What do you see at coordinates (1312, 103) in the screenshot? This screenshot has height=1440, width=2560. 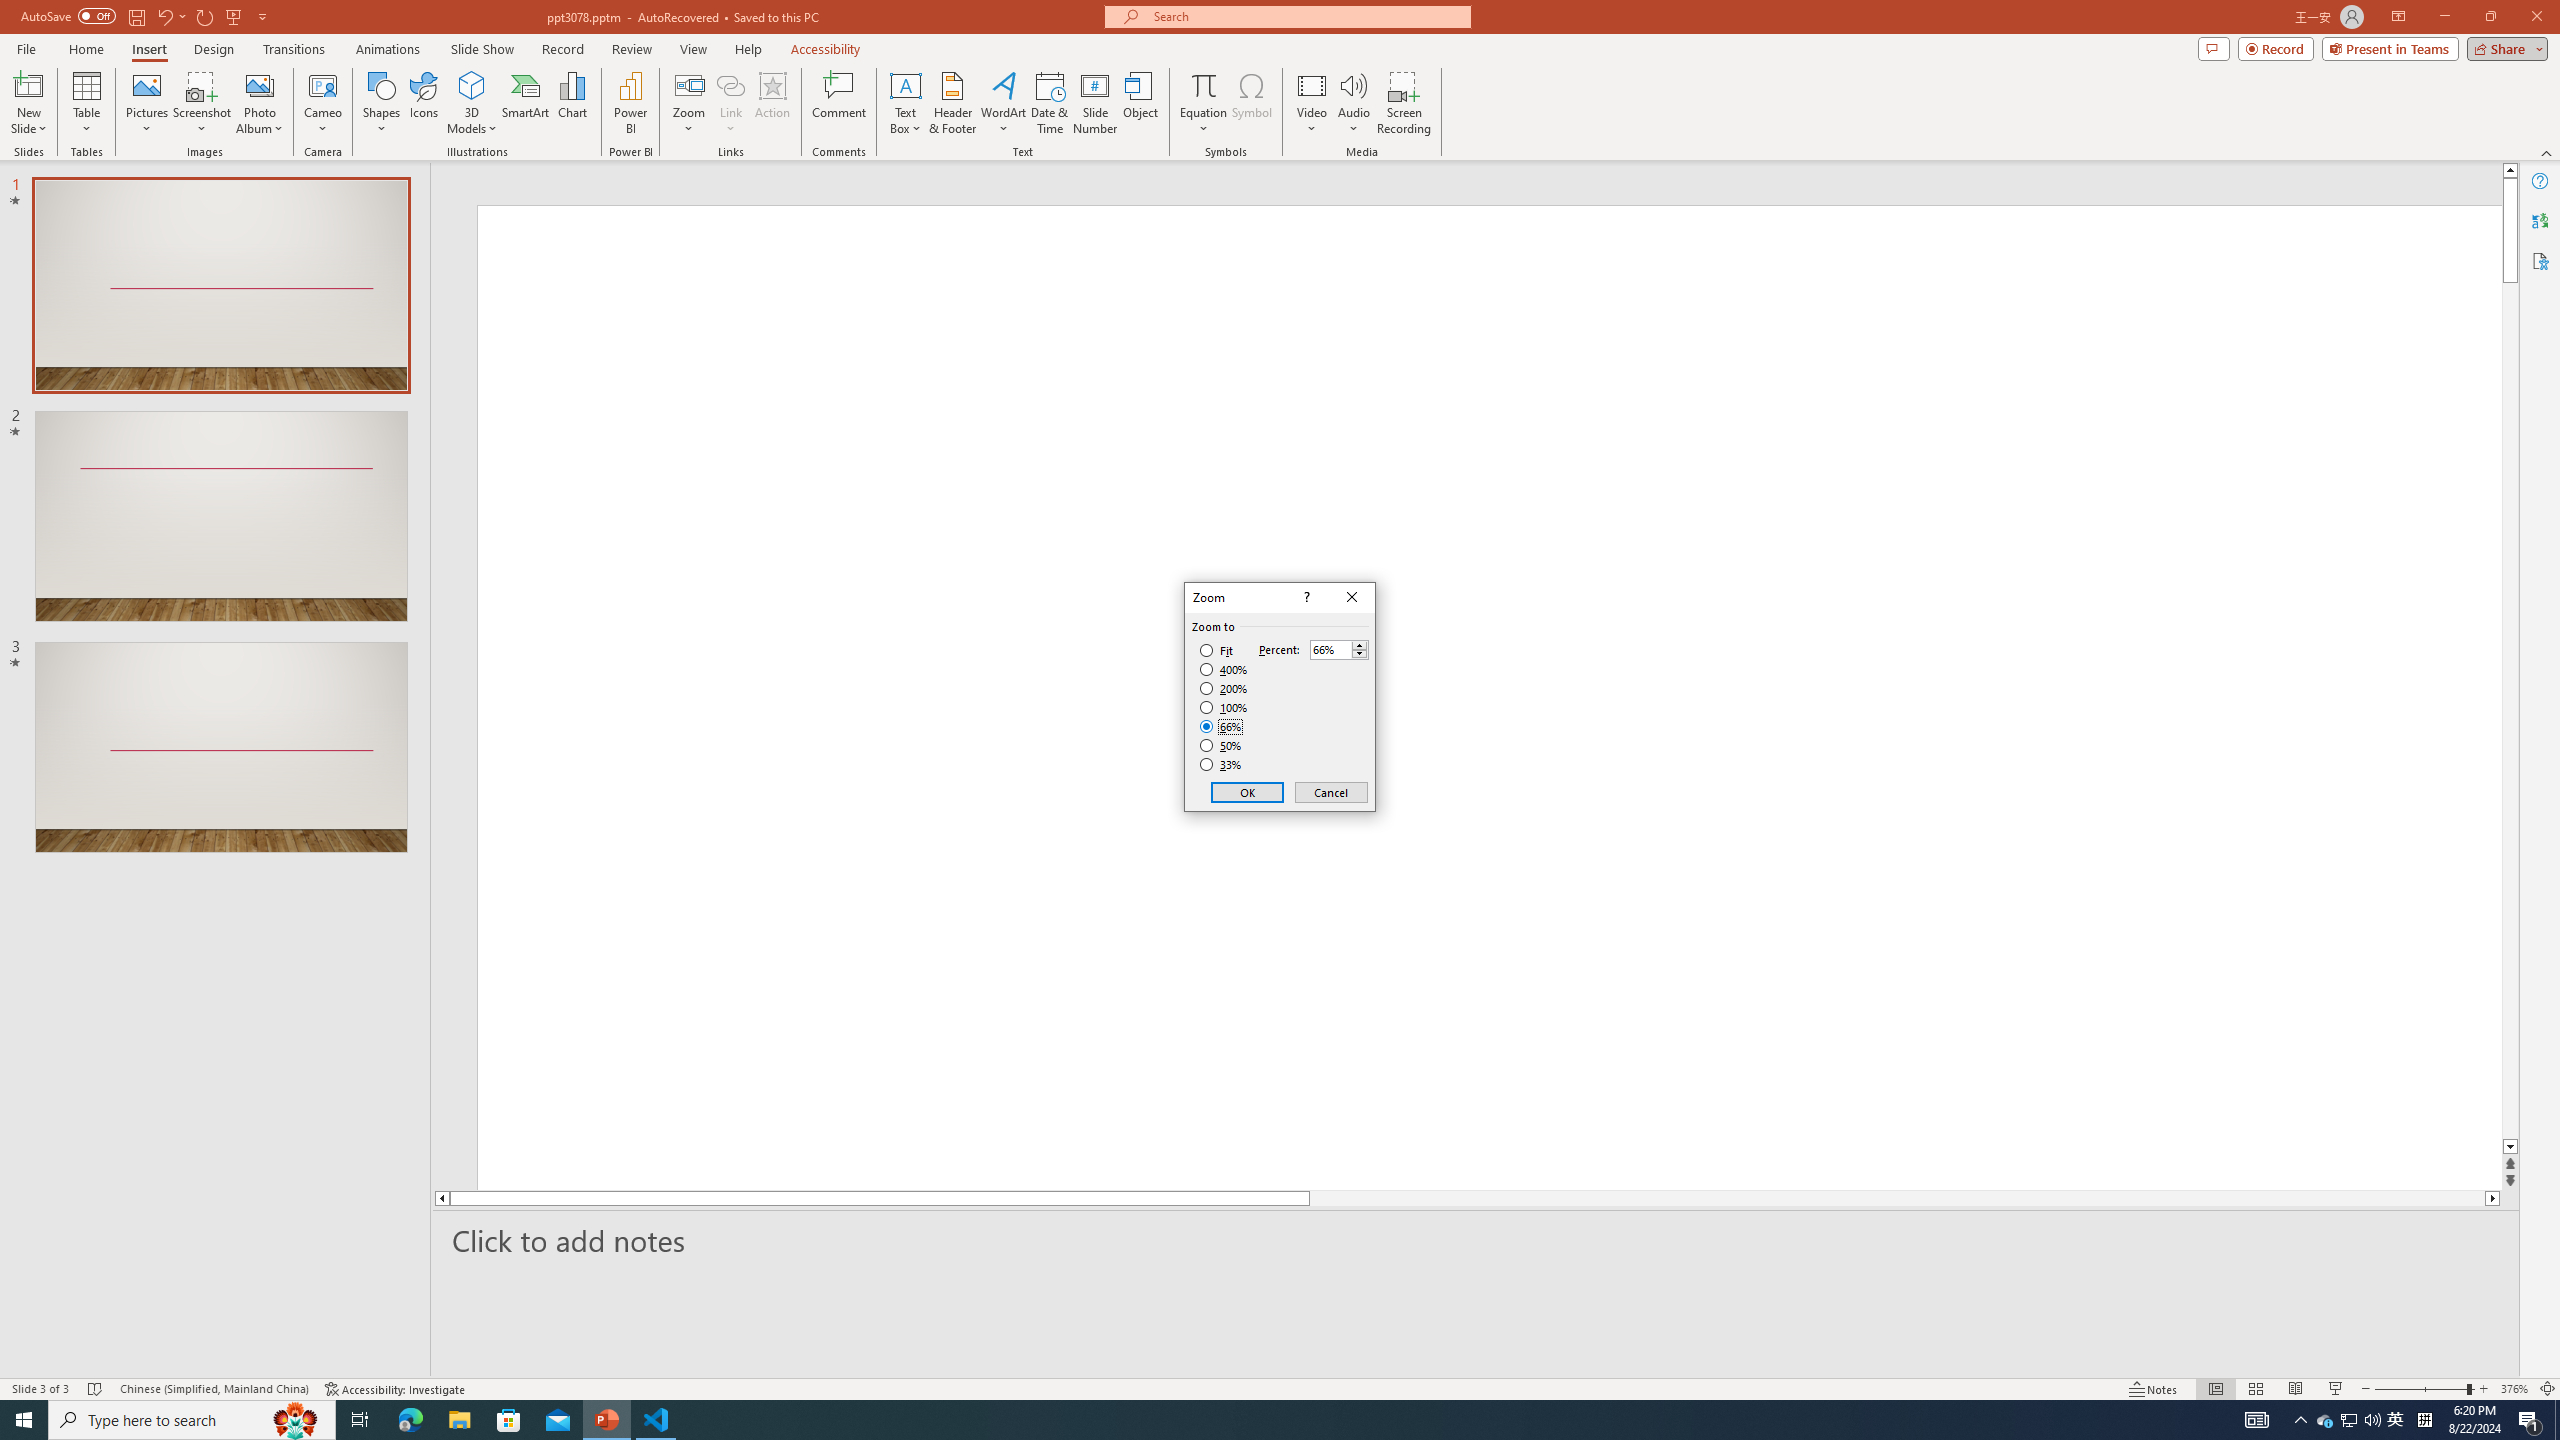 I see `'Video'` at bounding box center [1312, 103].